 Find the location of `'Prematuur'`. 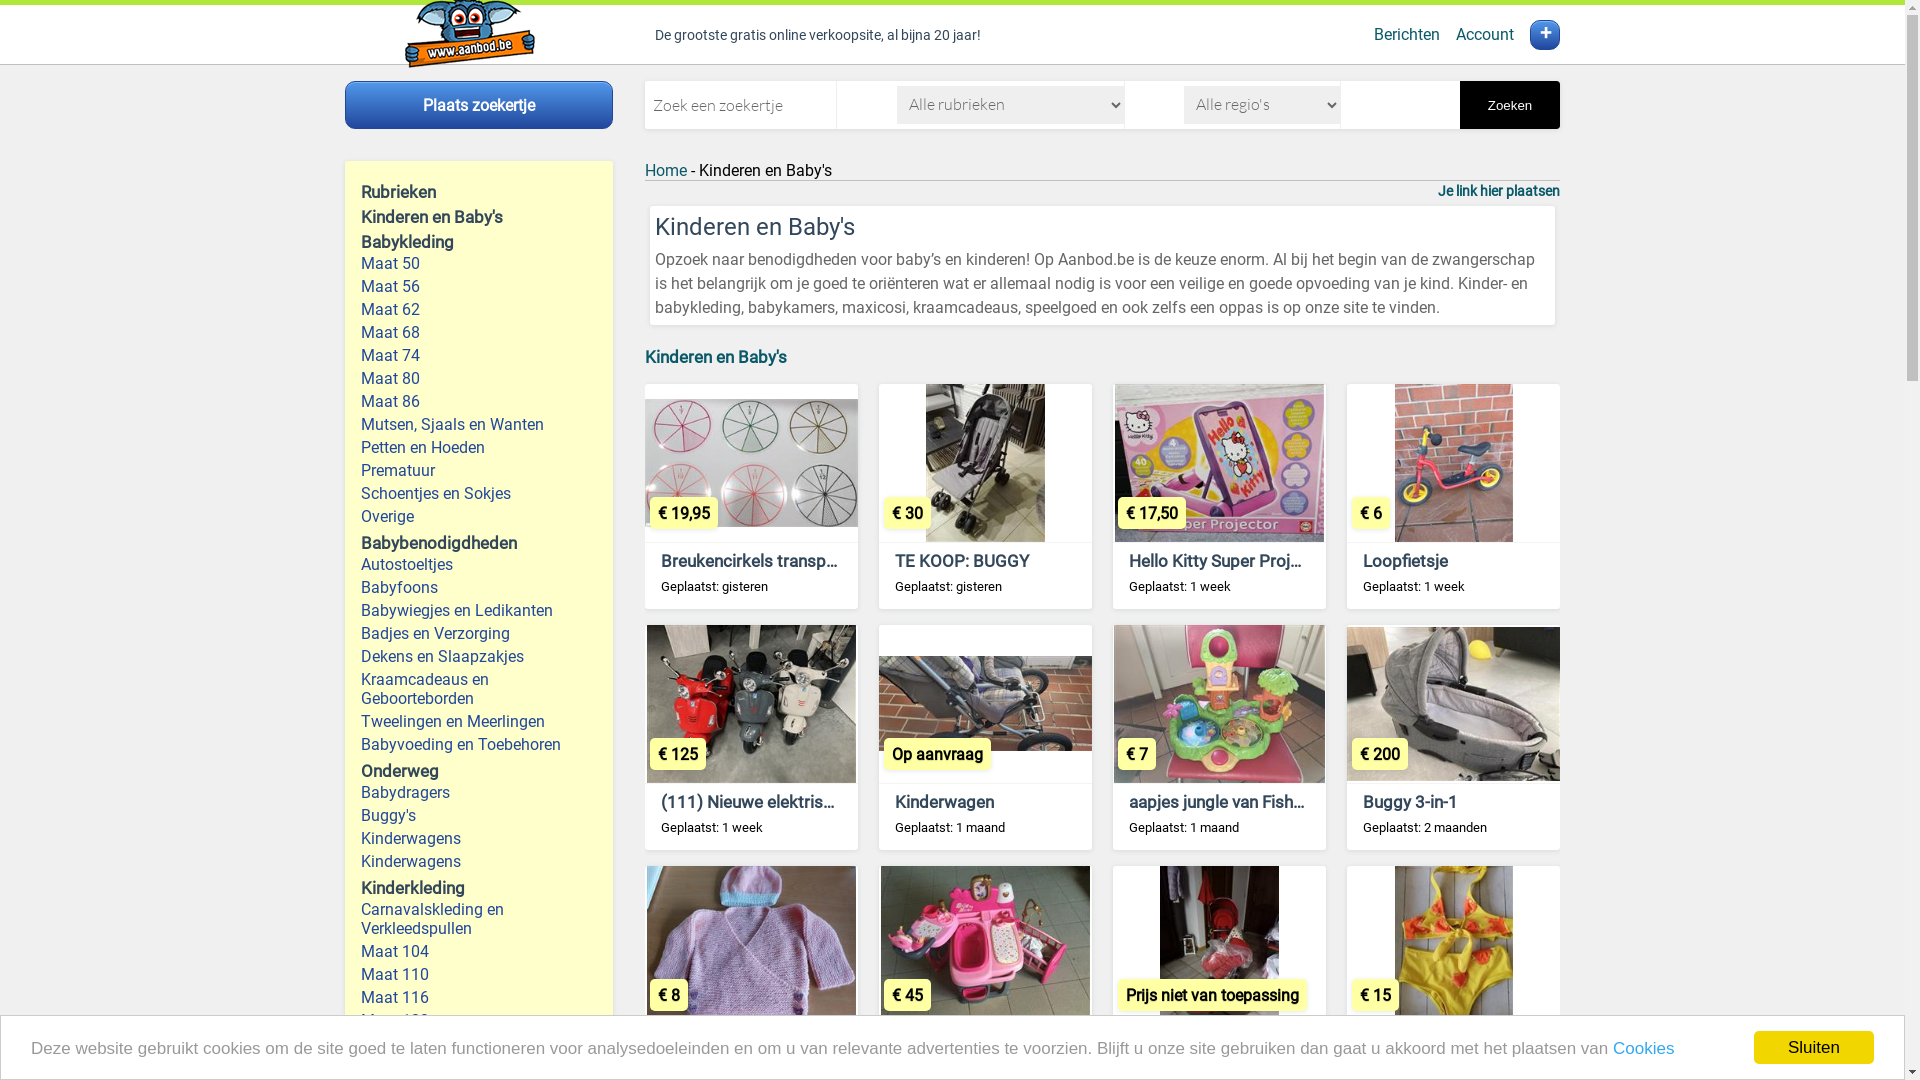

'Prematuur' is located at coordinates (478, 470).